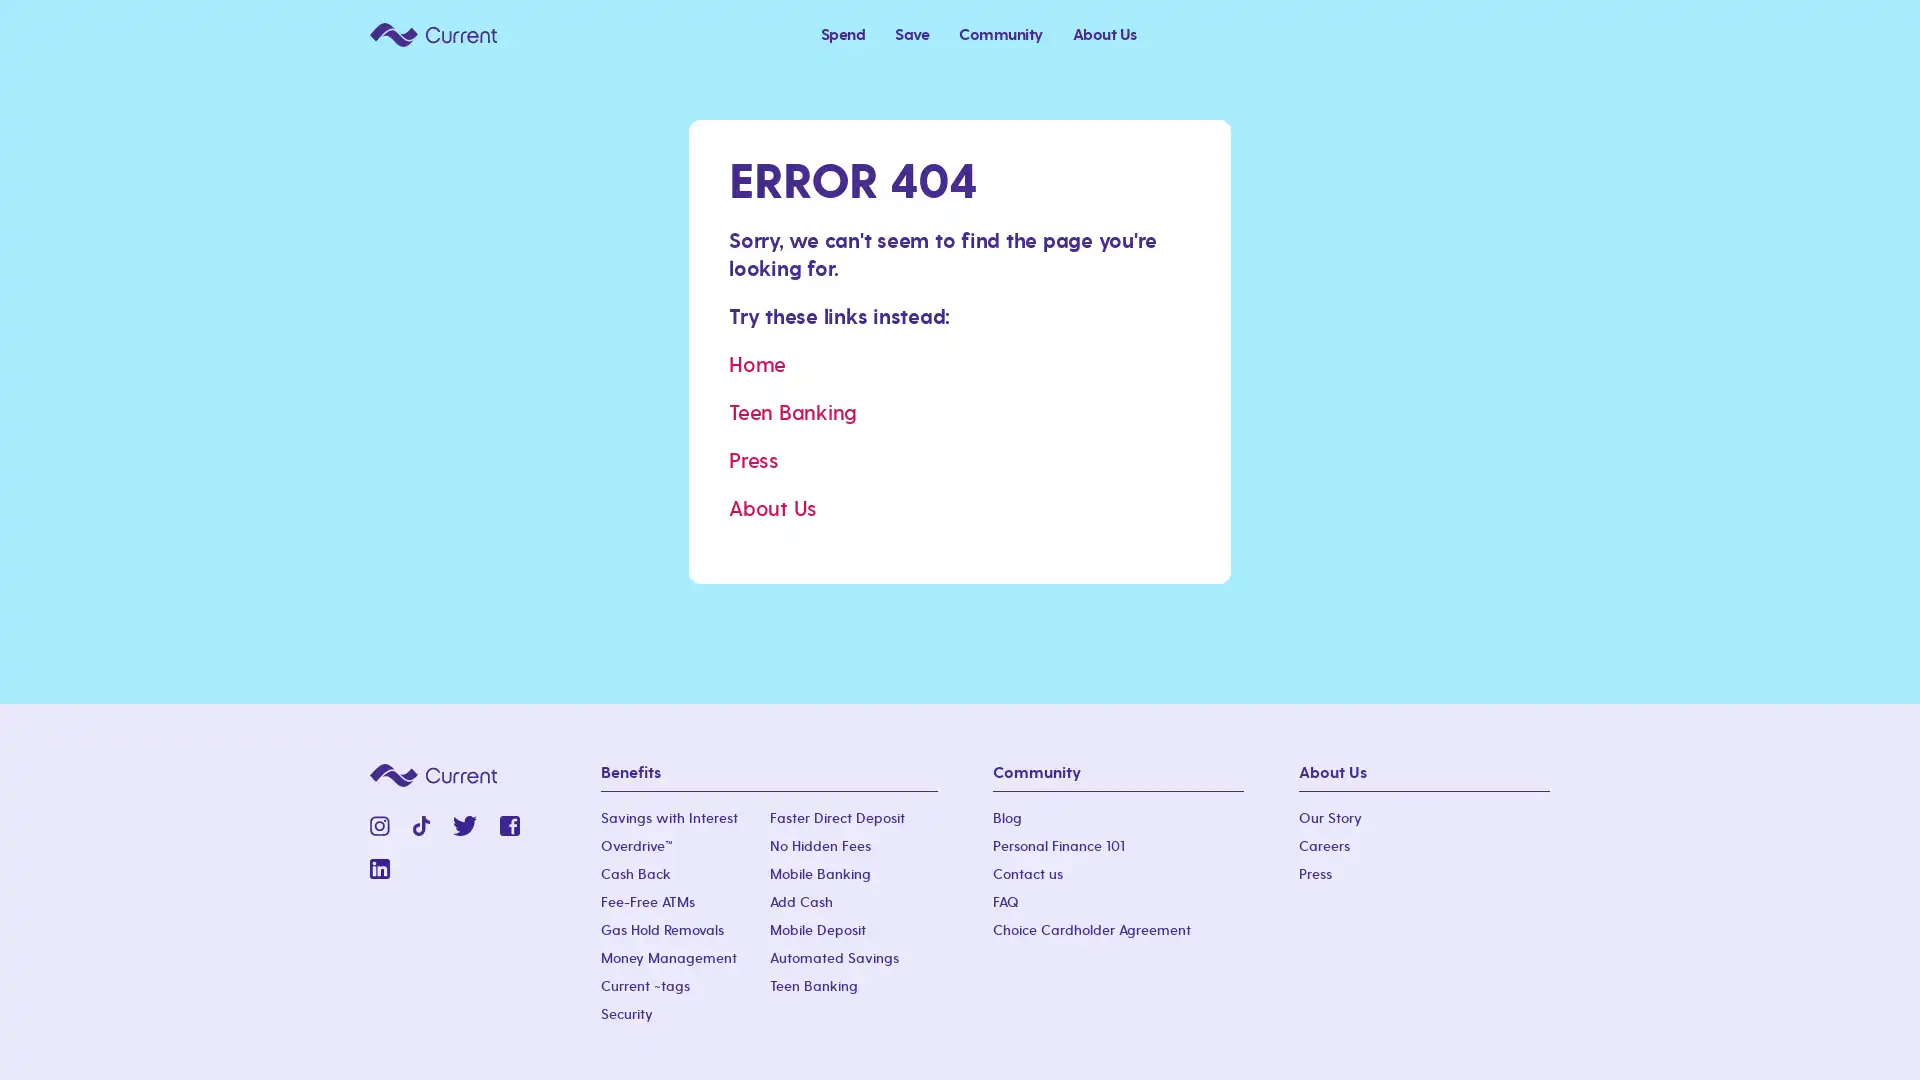 The image size is (1920, 1080). Describe the element at coordinates (636, 847) in the screenshot. I see `OverdriveTM` at that location.